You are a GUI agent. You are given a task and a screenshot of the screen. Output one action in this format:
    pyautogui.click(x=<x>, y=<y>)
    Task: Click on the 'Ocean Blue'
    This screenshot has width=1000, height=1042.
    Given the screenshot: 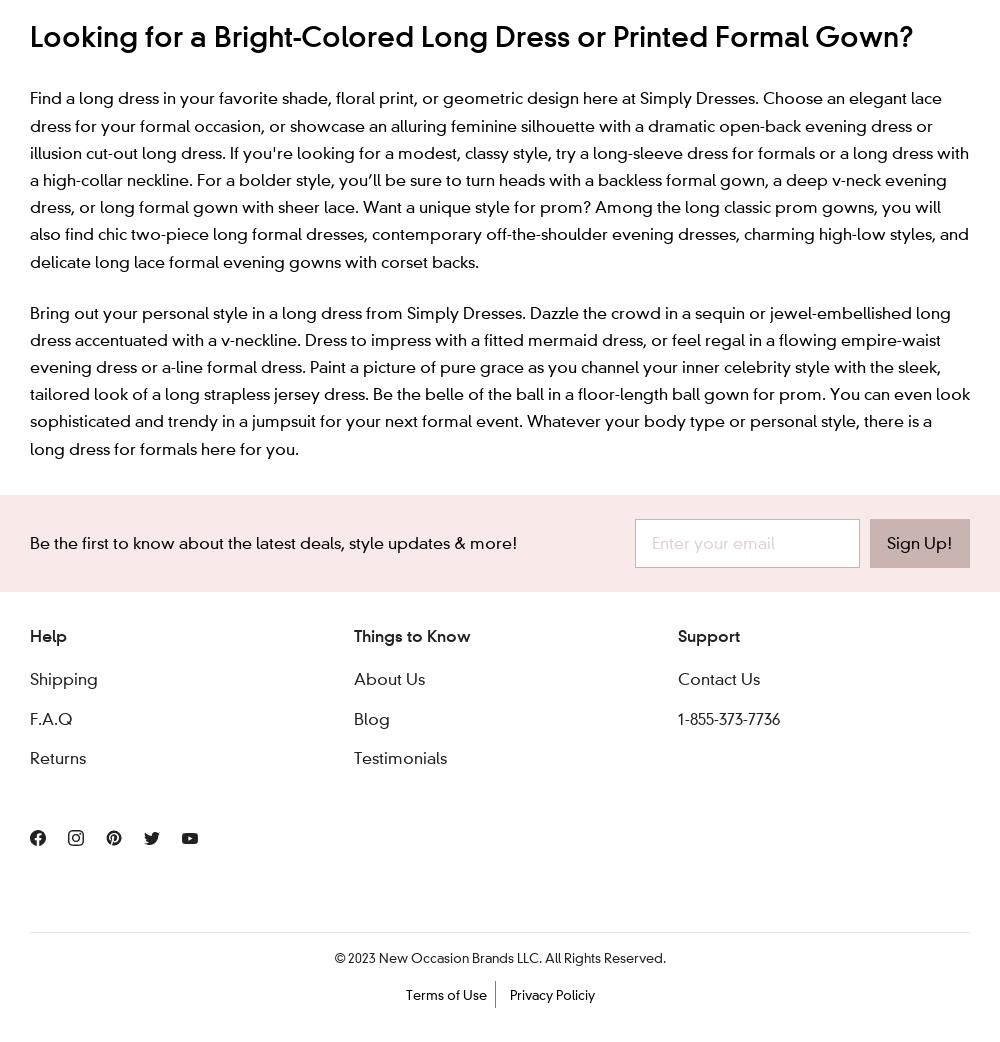 What is the action you would take?
    pyautogui.click(x=312, y=80)
    